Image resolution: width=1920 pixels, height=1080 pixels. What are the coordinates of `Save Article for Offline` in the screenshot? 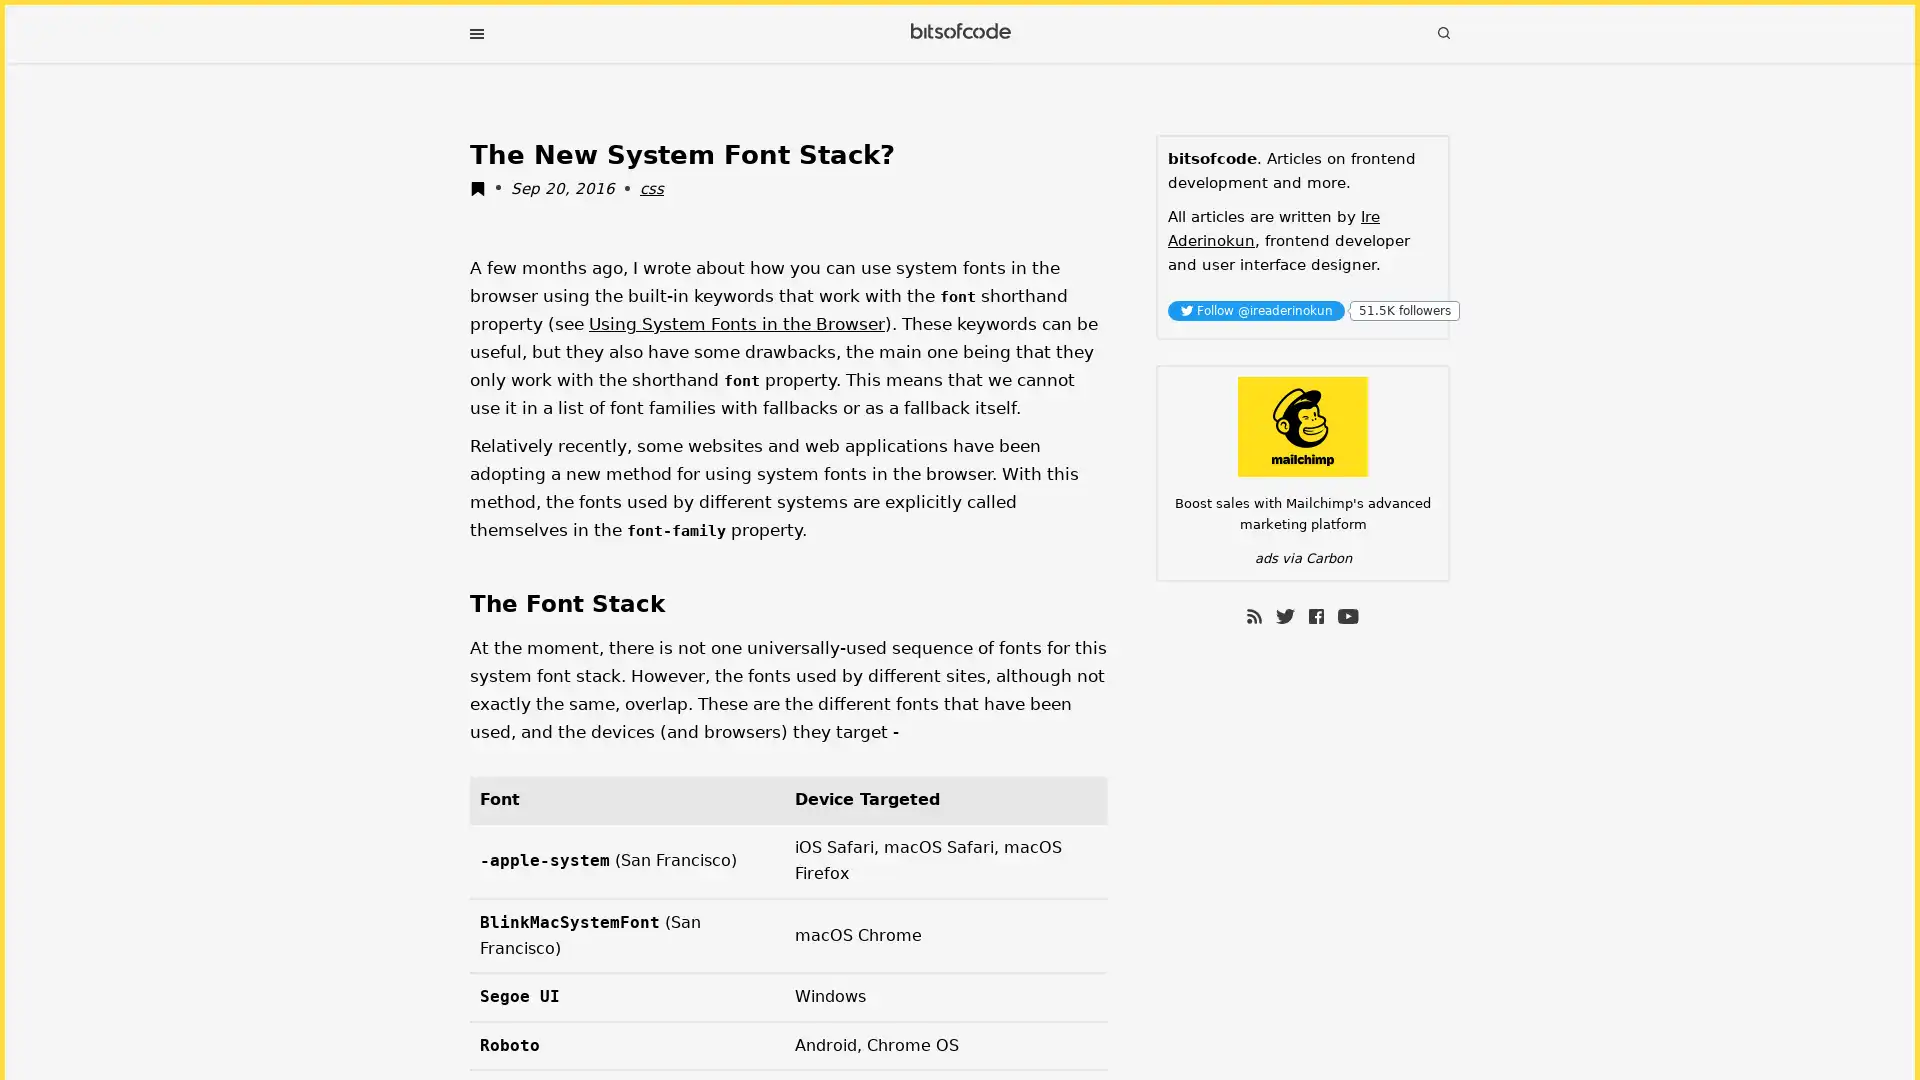 It's located at (483, 191).